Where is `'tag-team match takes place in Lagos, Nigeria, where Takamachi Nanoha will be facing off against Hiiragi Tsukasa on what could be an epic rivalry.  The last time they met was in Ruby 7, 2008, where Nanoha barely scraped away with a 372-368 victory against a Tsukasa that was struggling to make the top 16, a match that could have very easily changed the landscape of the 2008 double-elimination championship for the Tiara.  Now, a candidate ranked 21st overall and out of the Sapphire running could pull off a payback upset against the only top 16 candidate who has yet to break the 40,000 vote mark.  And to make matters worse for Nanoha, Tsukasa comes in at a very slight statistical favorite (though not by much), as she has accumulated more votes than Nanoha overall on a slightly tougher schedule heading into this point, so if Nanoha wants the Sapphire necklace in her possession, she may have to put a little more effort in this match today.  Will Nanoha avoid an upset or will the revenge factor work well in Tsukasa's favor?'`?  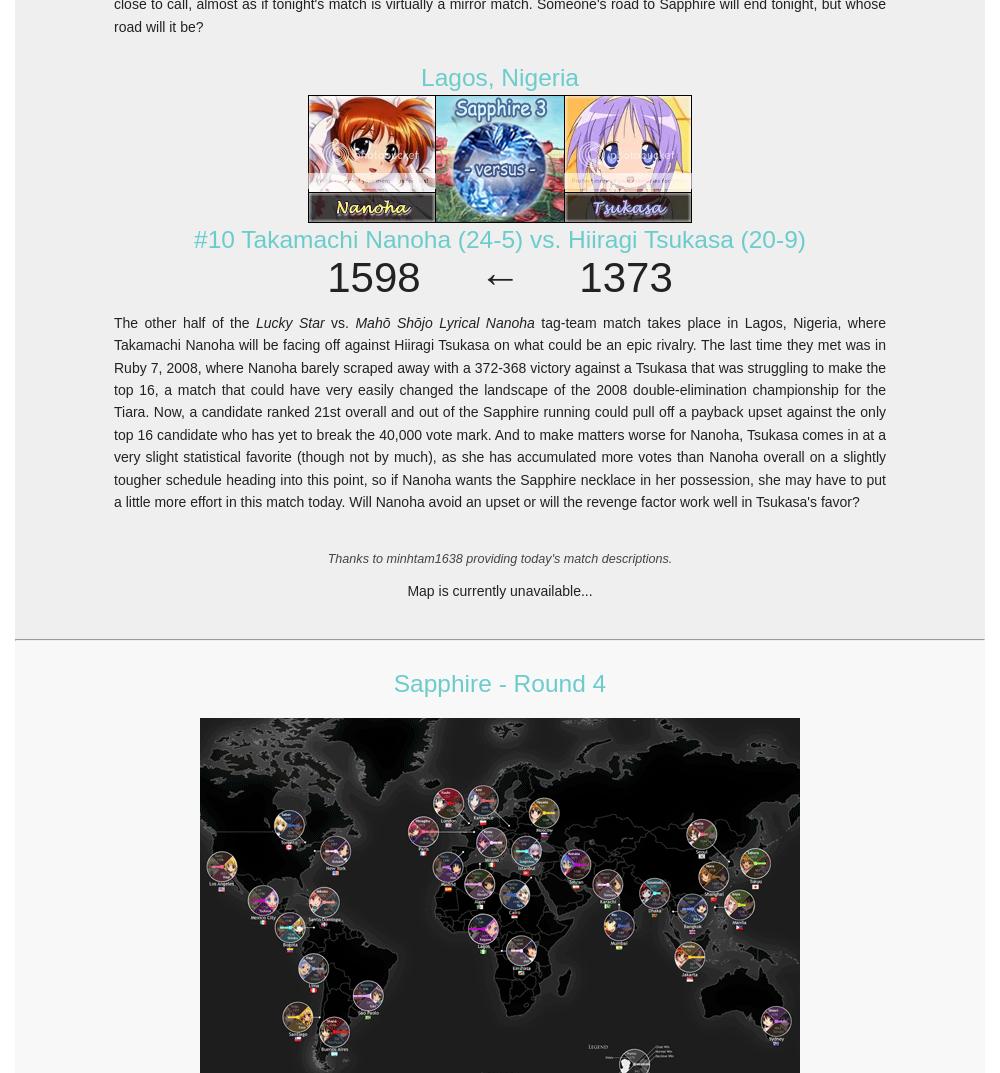 'tag-team match takes place in Lagos, Nigeria, where Takamachi Nanoha will be facing off against Hiiragi Tsukasa on what could be an epic rivalry.  The last time they met was in Ruby 7, 2008, where Nanoha barely scraped away with a 372-368 victory against a Tsukasa that was struggling to make the top 16, a match that could have very easily changed the landscape of the 2008 double-elimination championship for the Tiara.  Now, a candidate ranked 21st overall and out of the Sapphire running could pull off a payback upset against the only top 16 candidate who has yet to break the 40,000 vote mark.  And to make matters worse for Nanoha, Tsukasa comes in at a very slight statistical favorite (though not by much), as she has accumulated more votes than Nanoha overall on a slightly tougher schedule heading into this point, so if Nanoha wants the Sapphire necklace in her possession, she may have to put a little more effort in this match today.  Will Nanoha avoid an upset or will the revenge factor work well in Tsukasa's favor?' is located at coordinates (500, 411).